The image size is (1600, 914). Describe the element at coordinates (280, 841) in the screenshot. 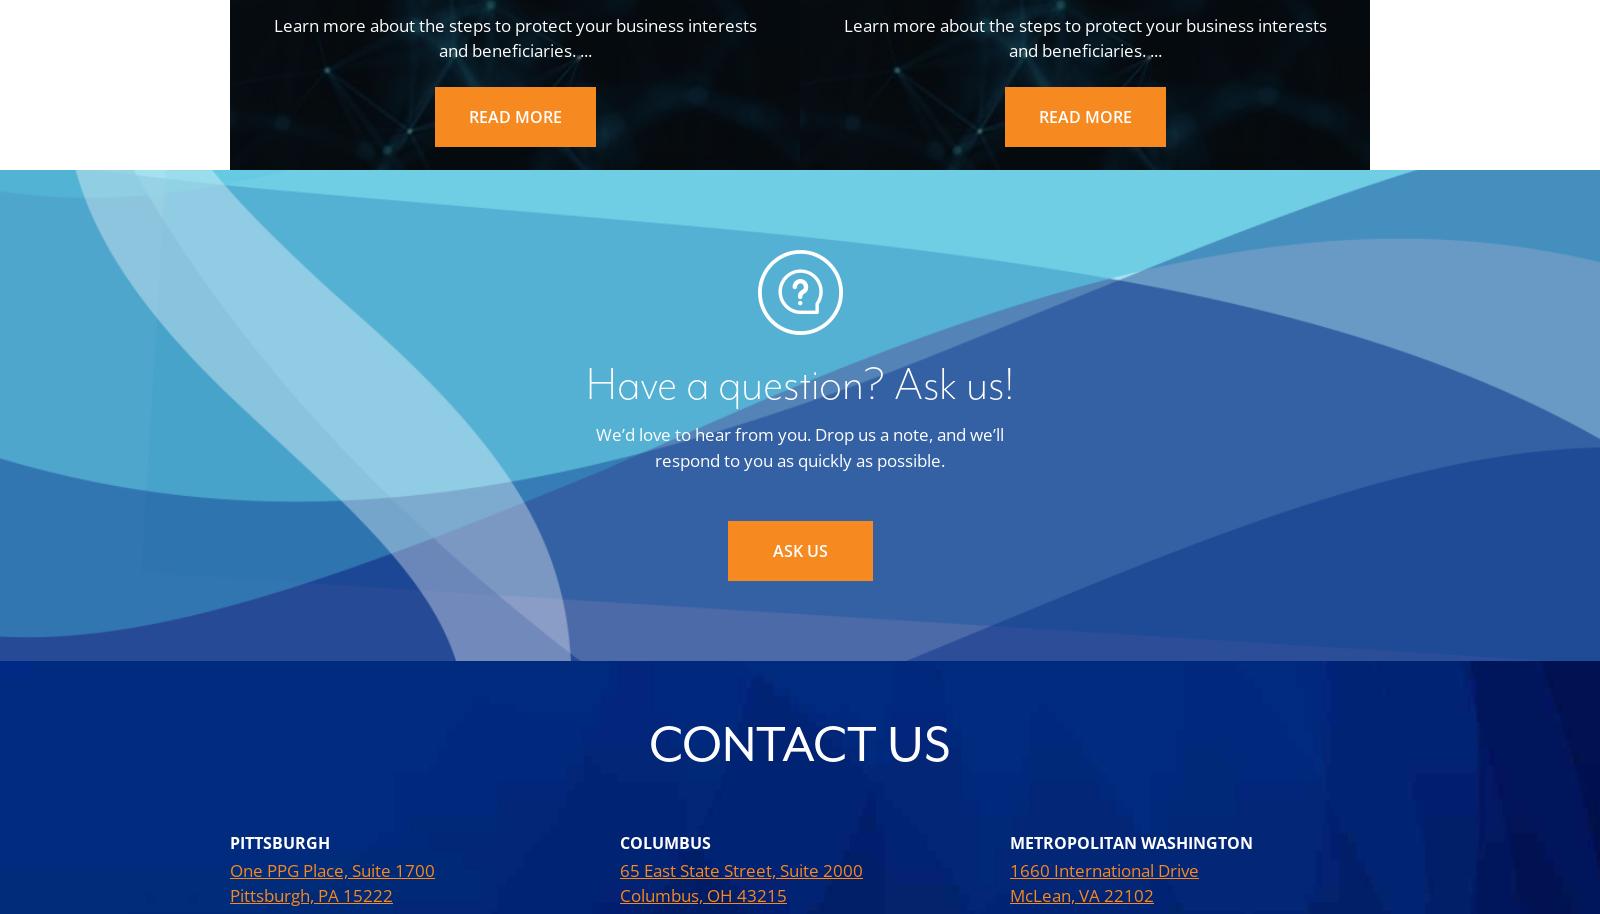

I see `'Pittsburgh'` at that location.